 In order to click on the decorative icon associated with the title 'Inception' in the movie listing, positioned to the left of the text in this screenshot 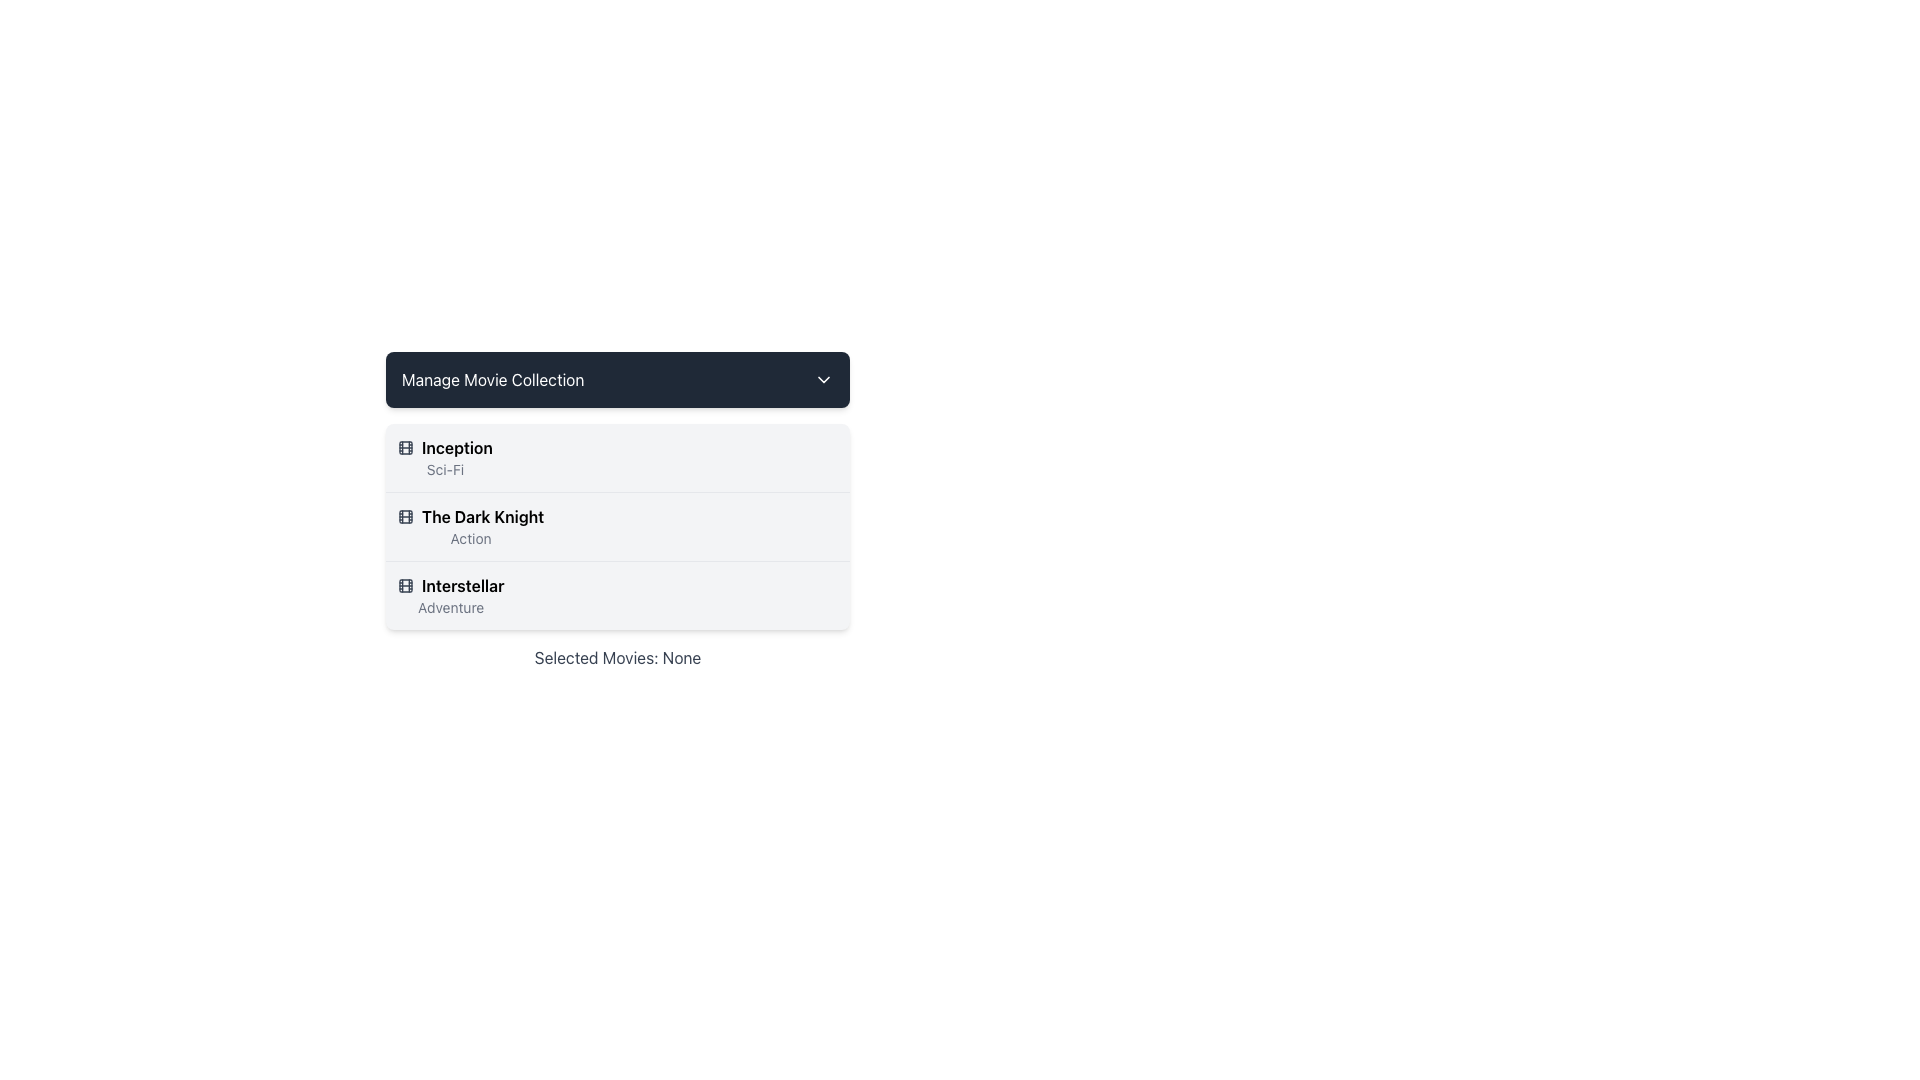, I will do `click(405, 446)`.